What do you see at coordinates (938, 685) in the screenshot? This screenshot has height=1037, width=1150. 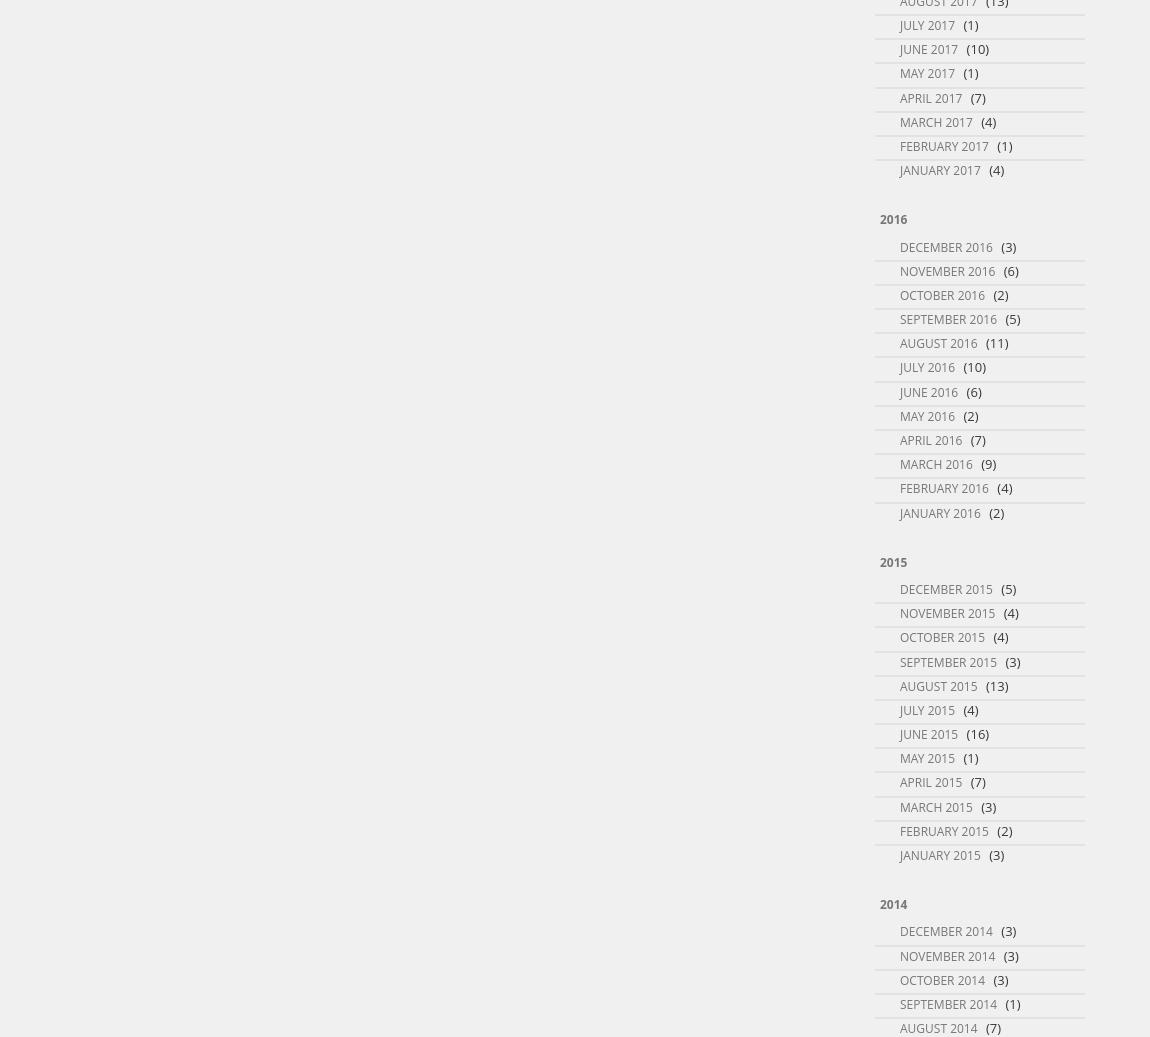 I see `'August 2015'` at bounding box center [938, 685].